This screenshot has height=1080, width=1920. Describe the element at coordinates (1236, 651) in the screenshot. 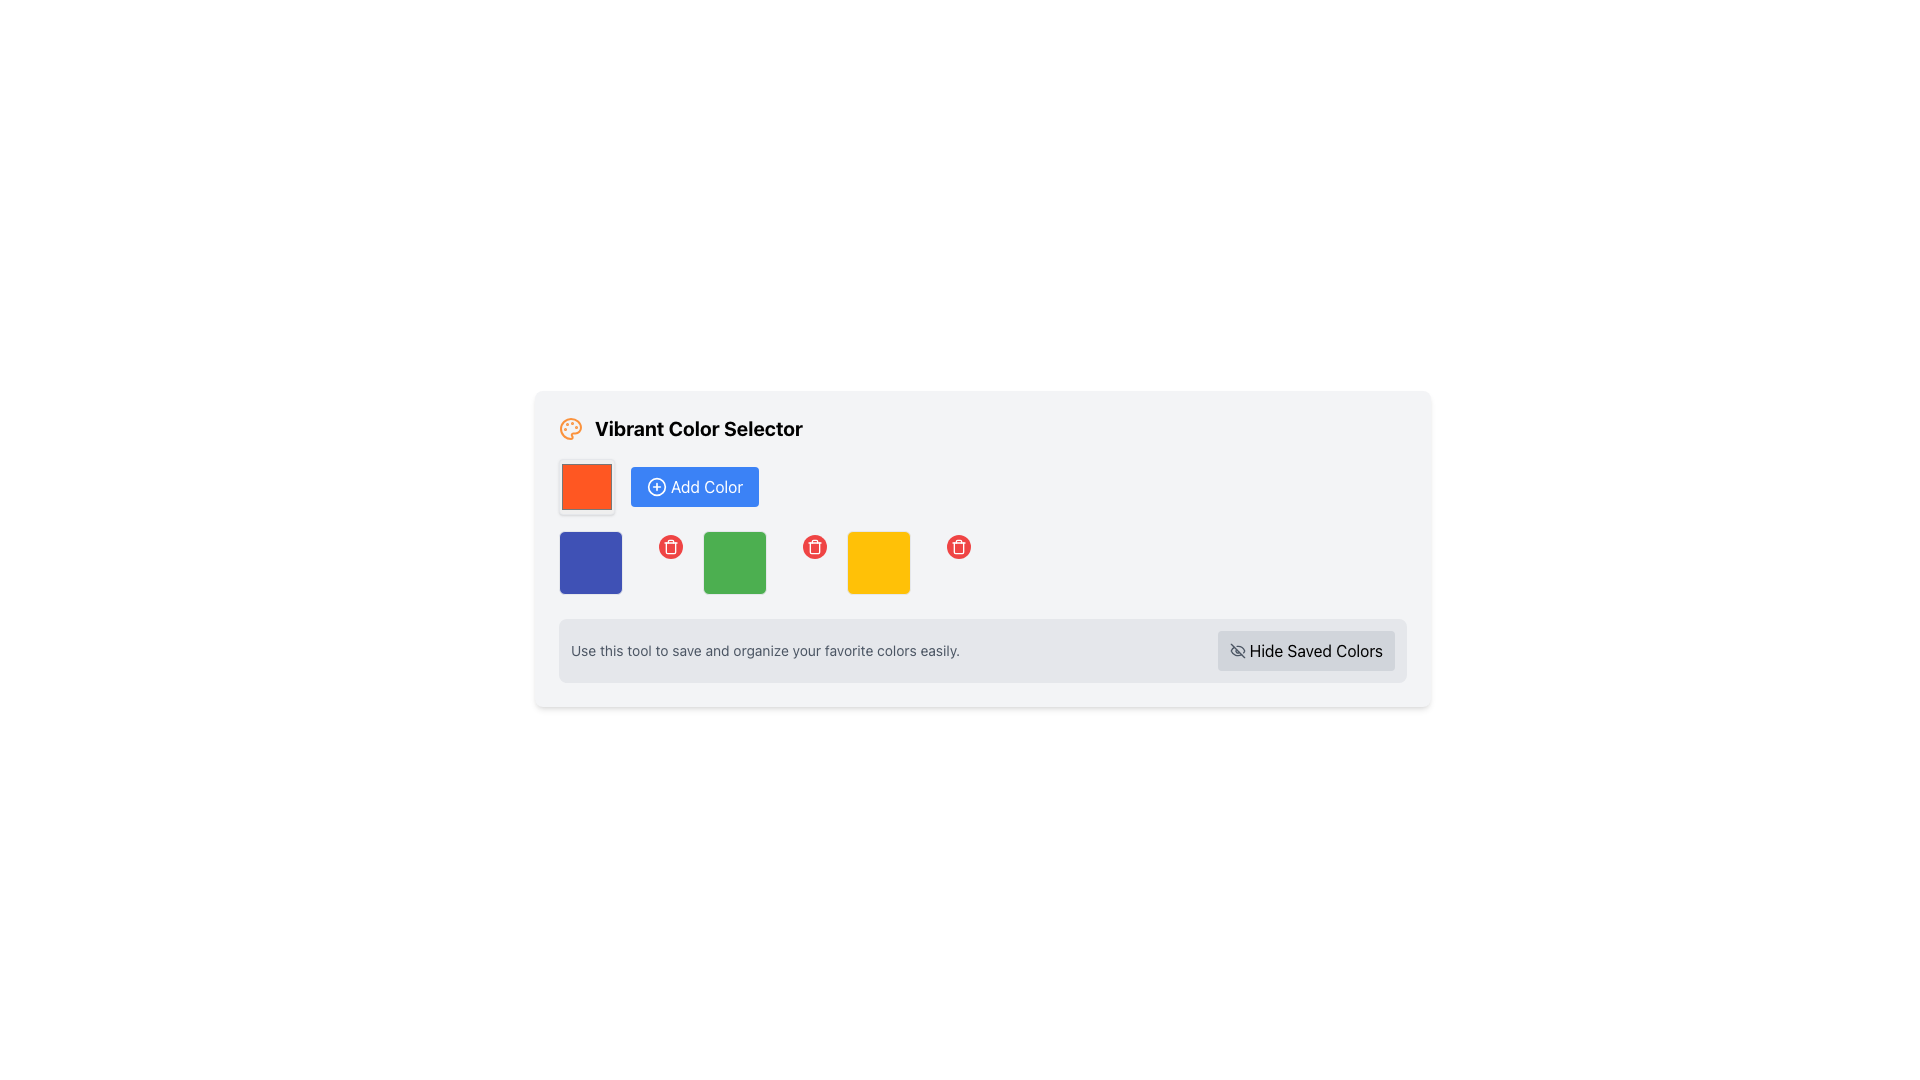

I see `the SVG Icon that toggles the visibility of saved colors, which is part of the 'Hide Saved Colors' button located at the bottom right corner of the interface` at that location.